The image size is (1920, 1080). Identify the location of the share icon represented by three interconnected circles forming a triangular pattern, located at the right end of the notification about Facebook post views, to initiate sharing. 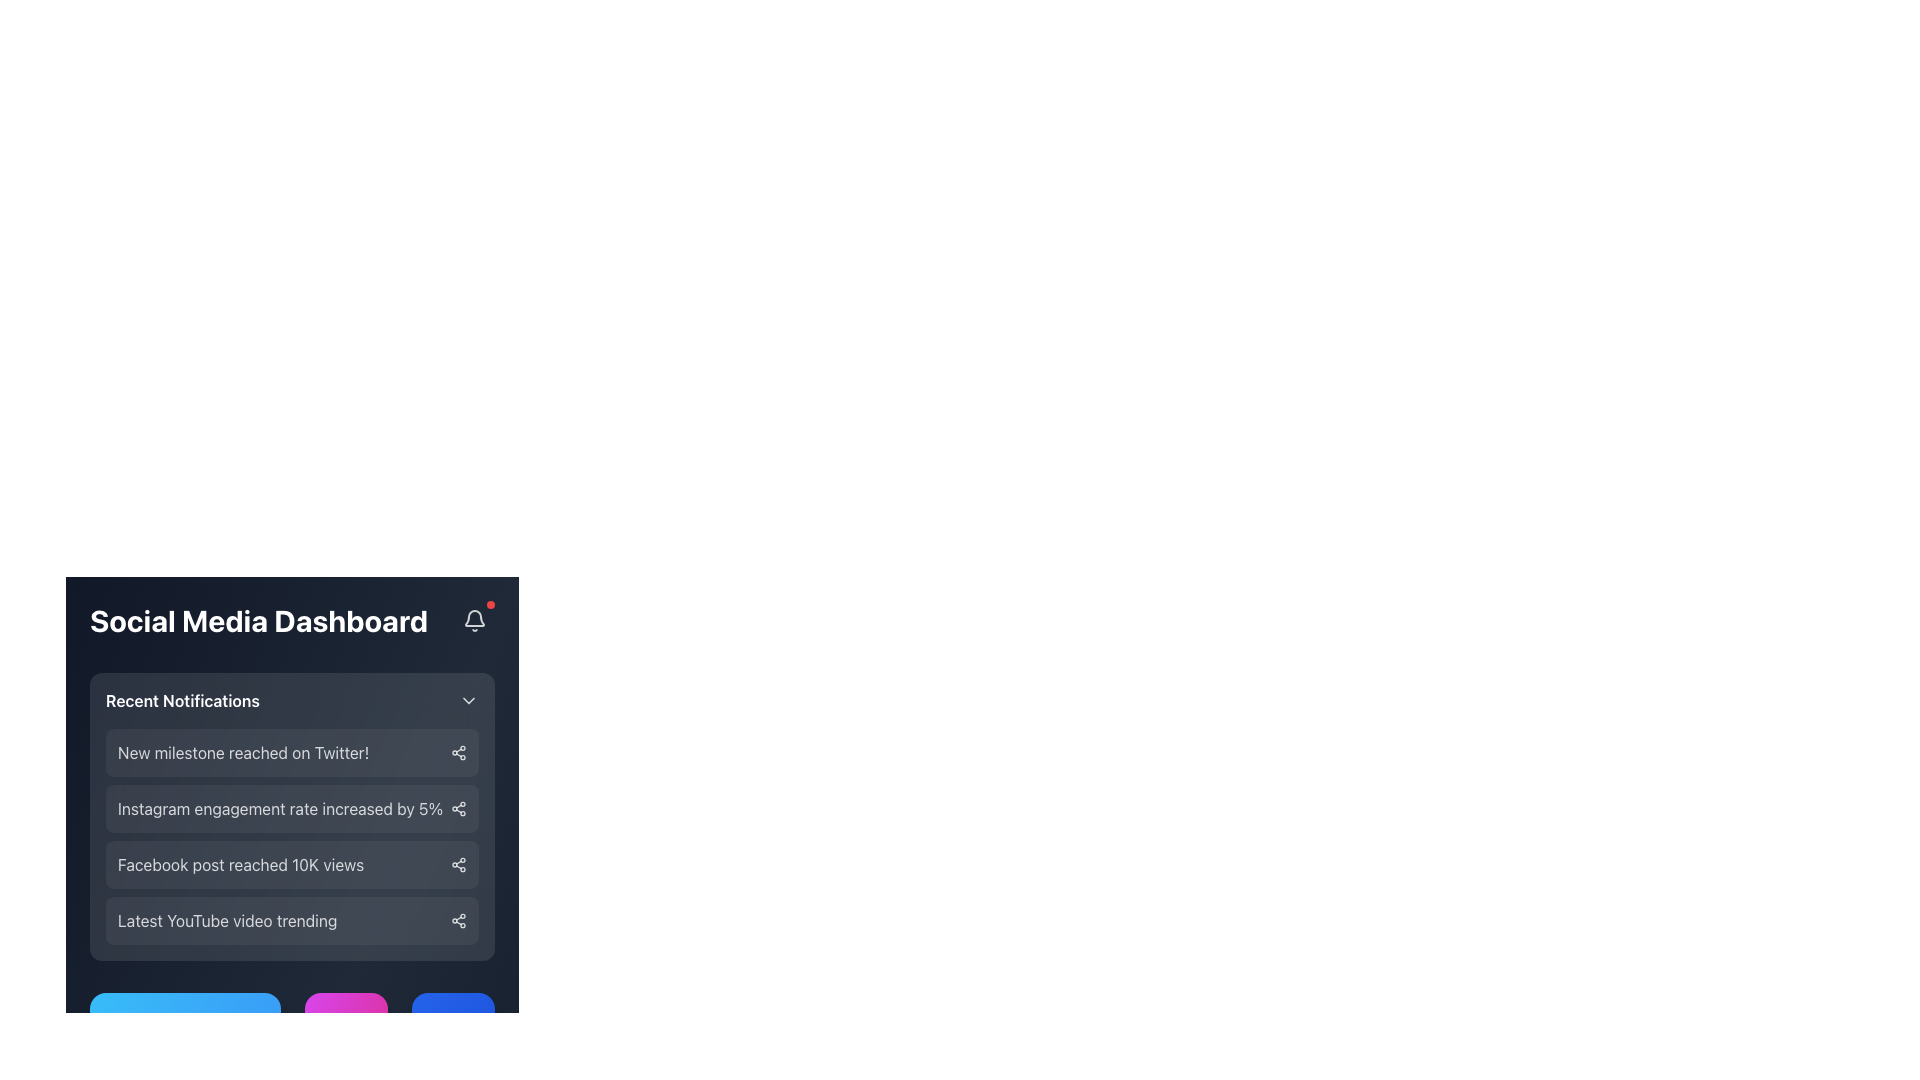
(458, 863).